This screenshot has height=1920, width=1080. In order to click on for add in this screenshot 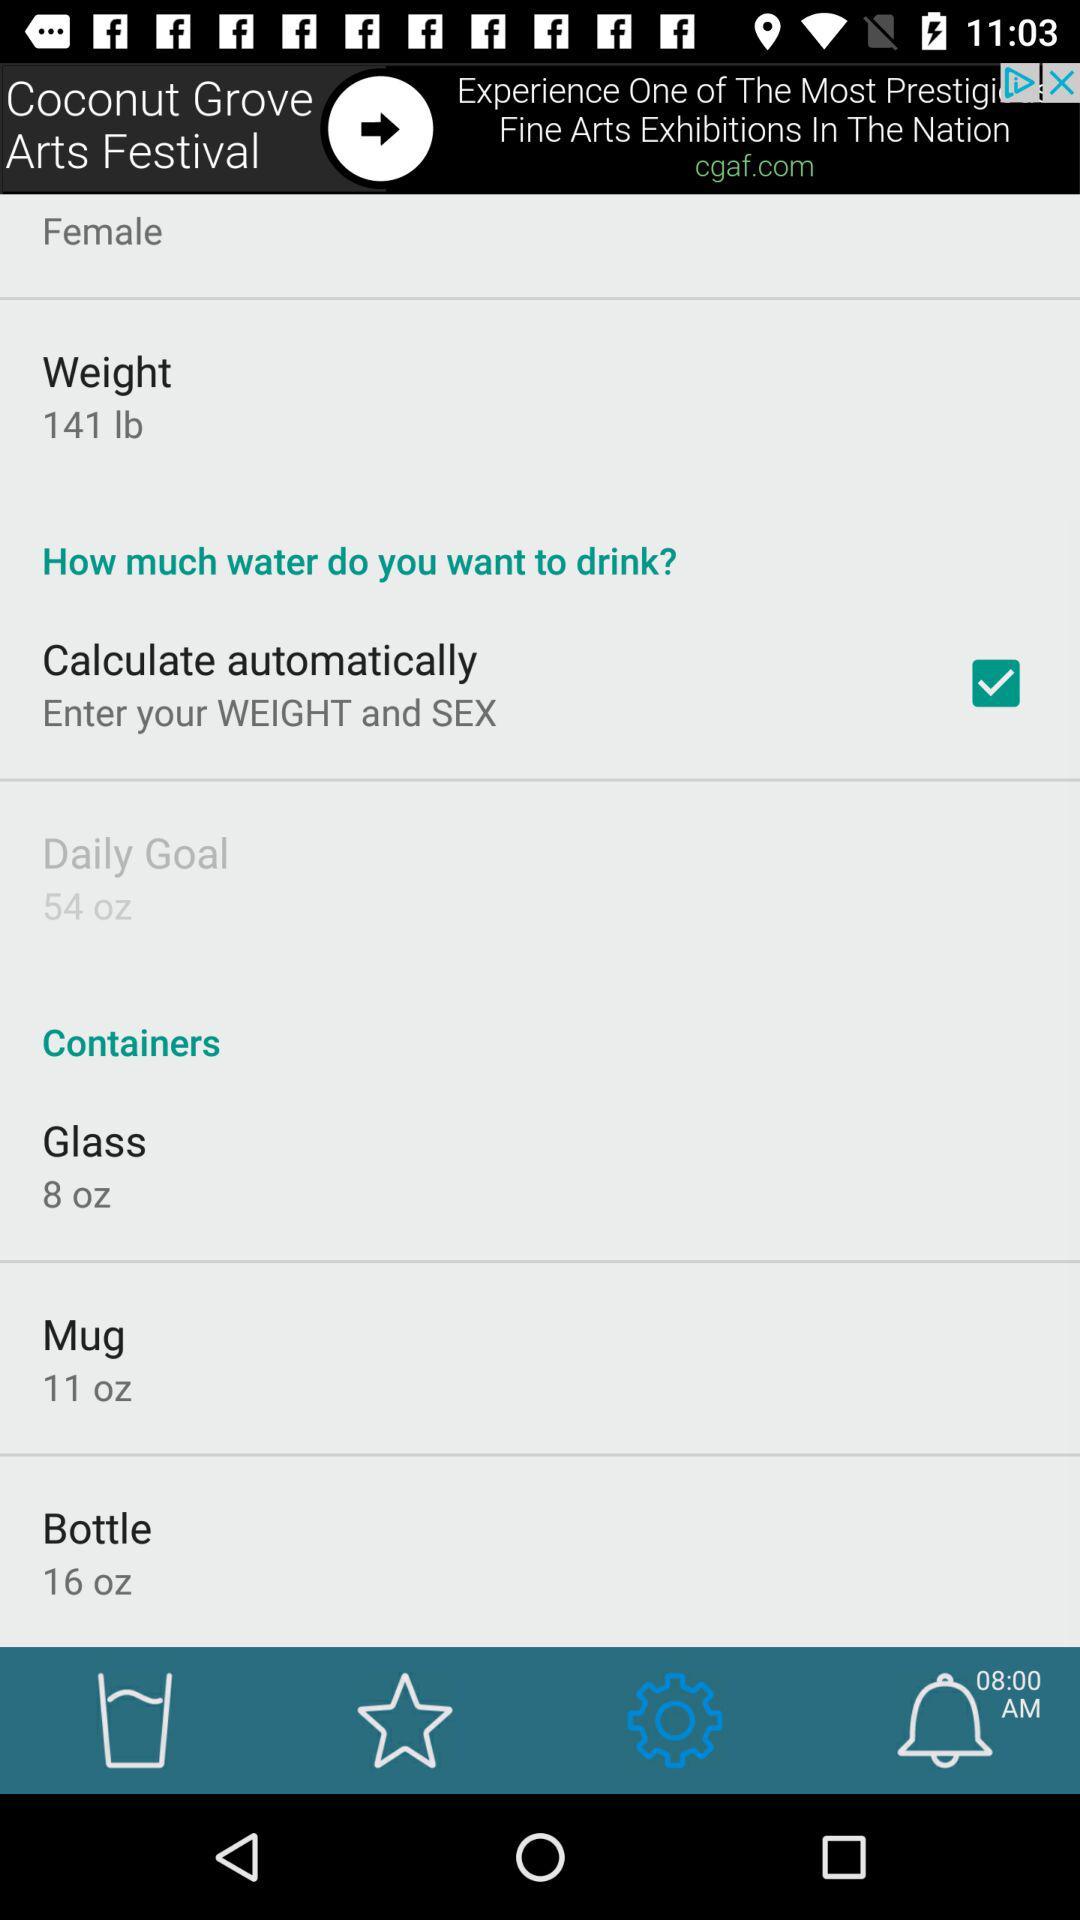, I will do `click(540, 127)`.